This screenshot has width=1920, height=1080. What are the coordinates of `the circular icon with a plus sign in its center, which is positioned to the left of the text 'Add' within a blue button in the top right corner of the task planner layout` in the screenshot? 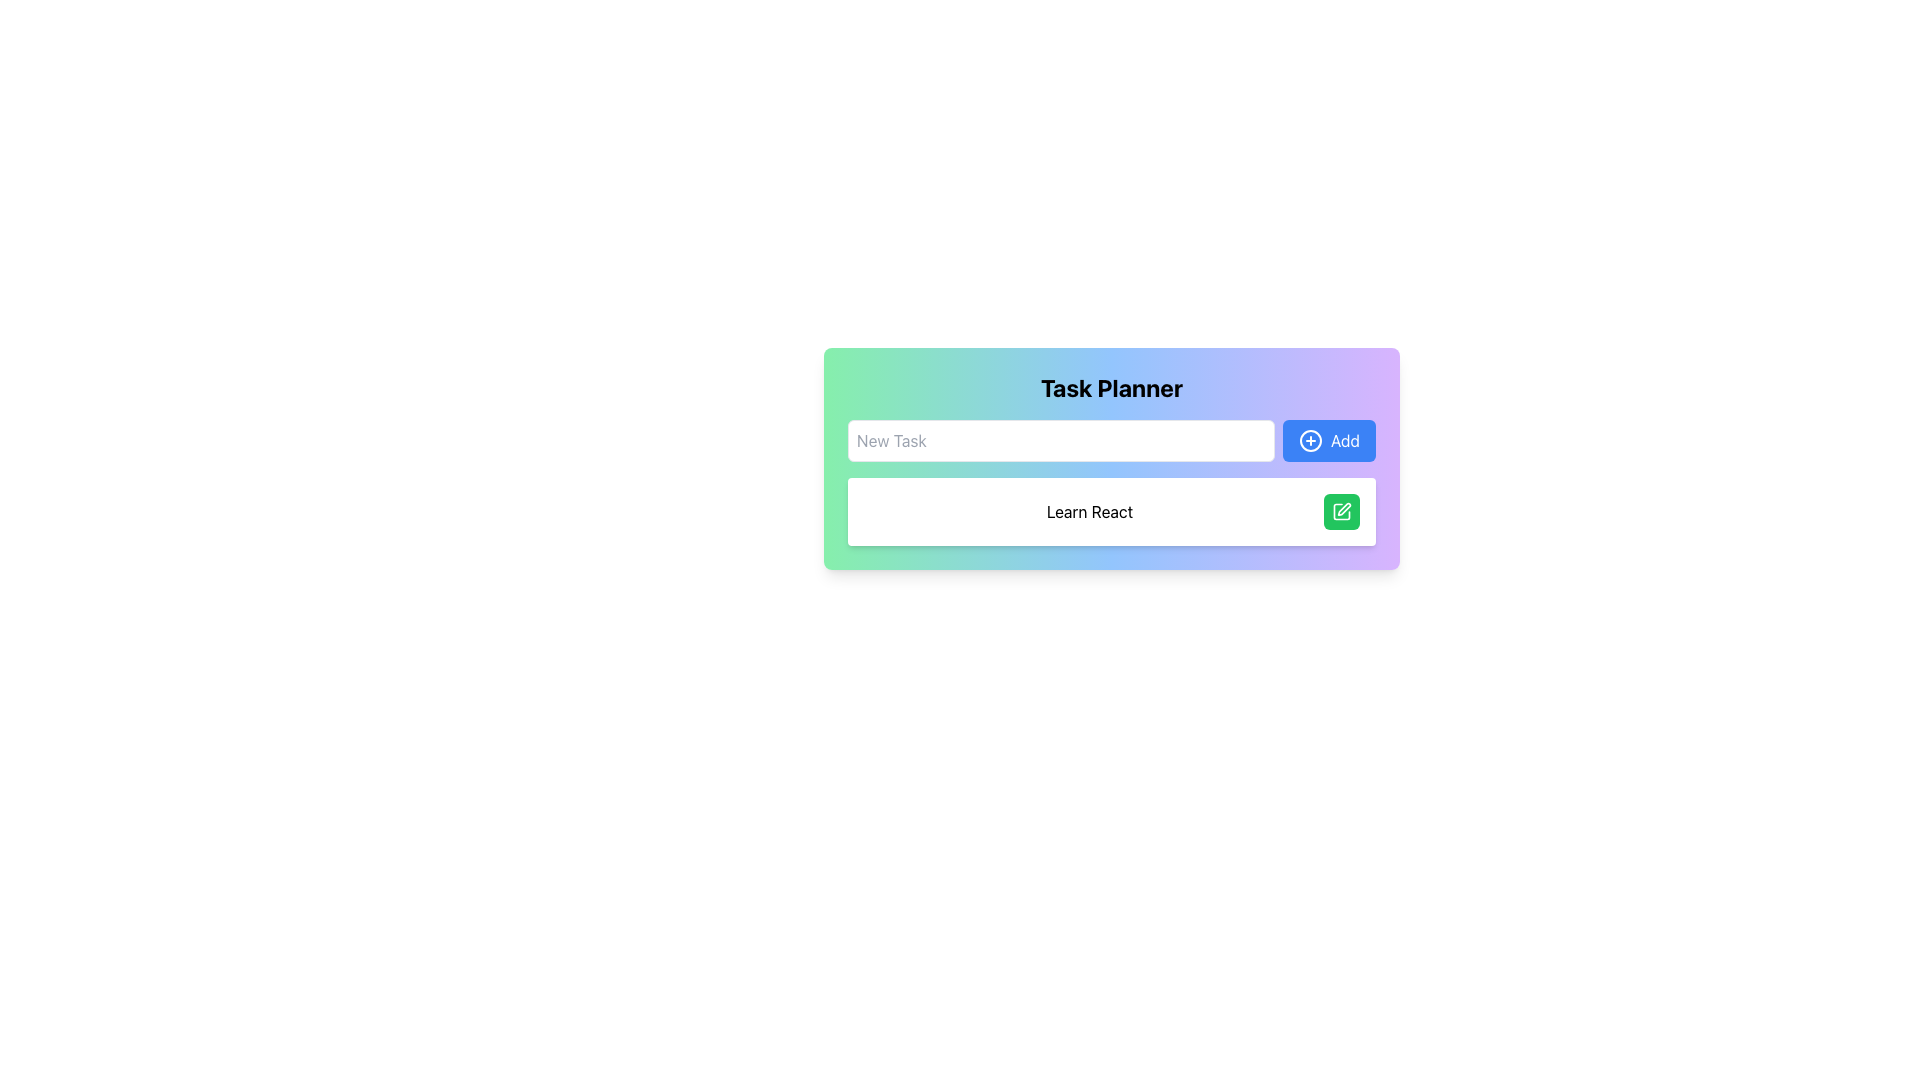 It's located at (1310, 439).